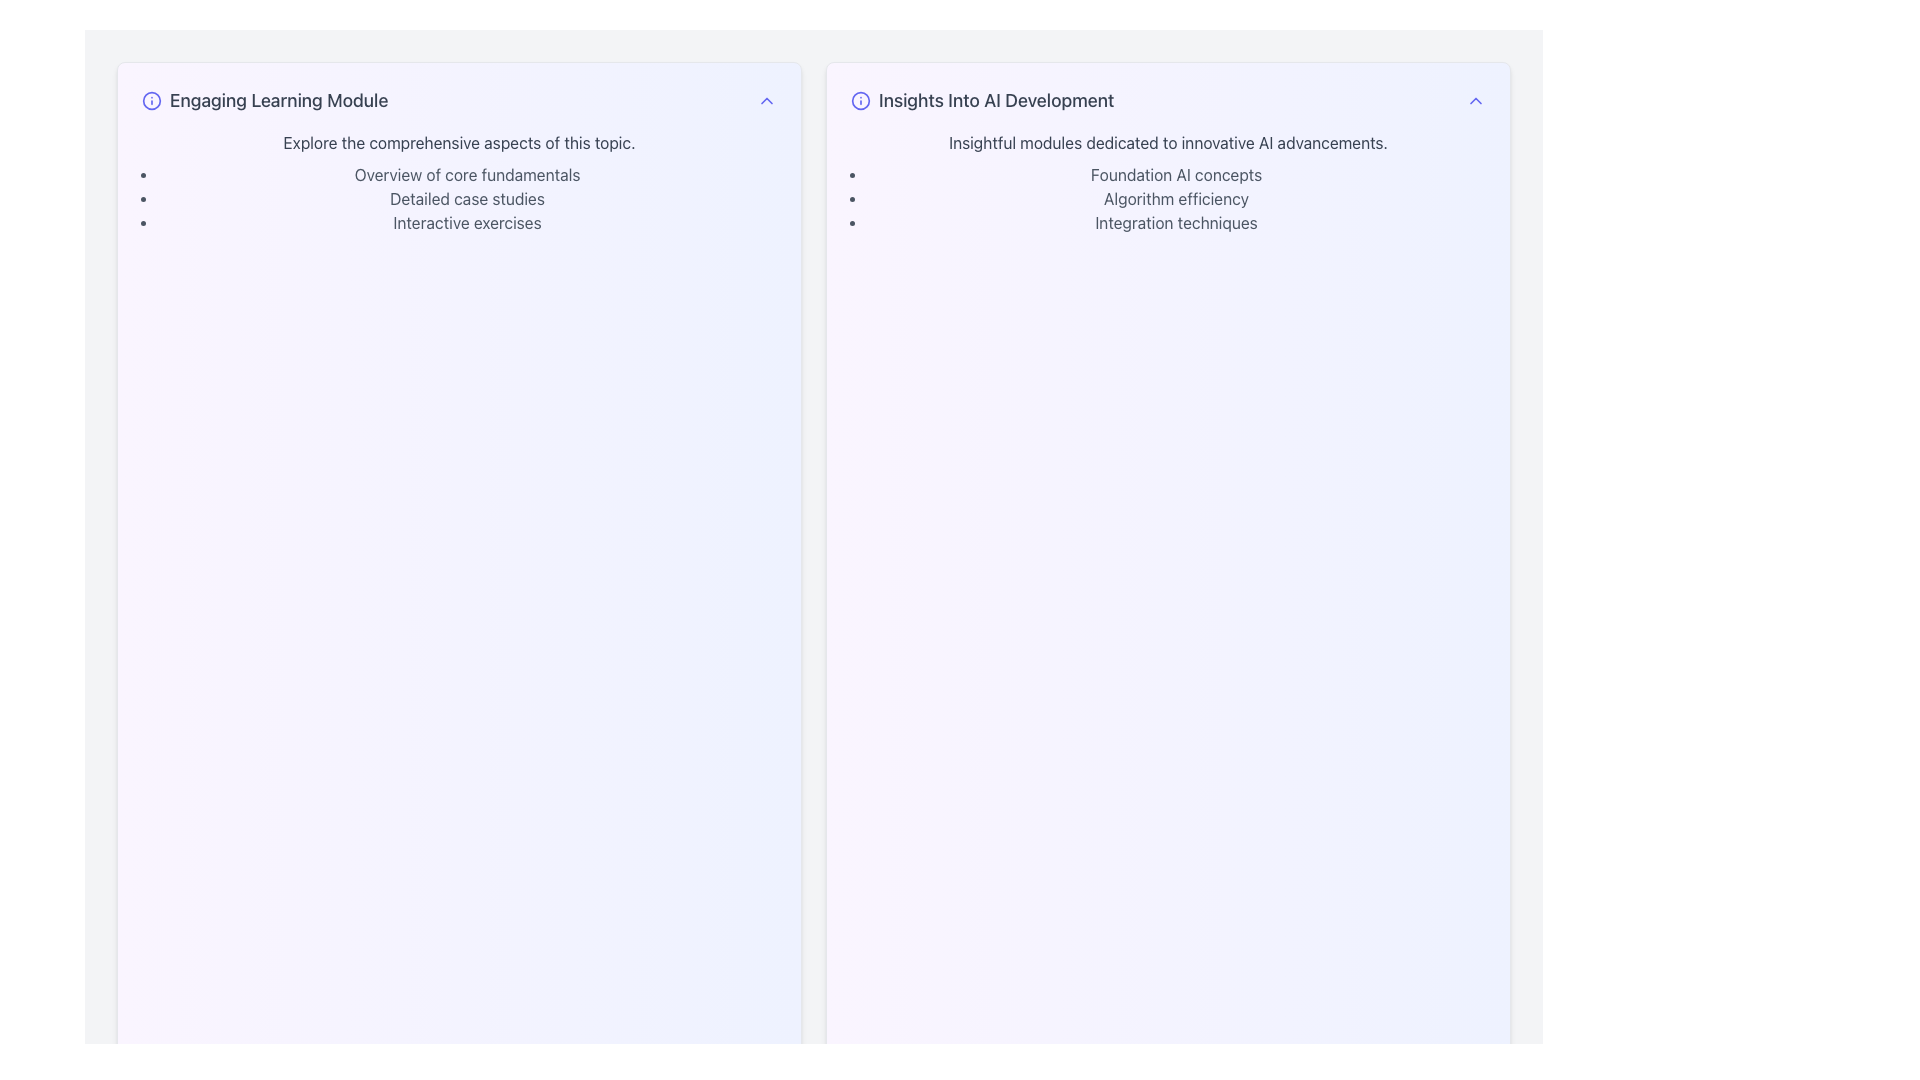 This screenshot has width=1920, height=1080. Describe the element at coordinates (466, 199) in the screenshot. I see `text label that is the second item in a three-item bulleted list, positioned between 'Overview of core fundamentals' and 'Interactive exercises' in the left panel labeled 'Engaging Learning Module'` at that location.